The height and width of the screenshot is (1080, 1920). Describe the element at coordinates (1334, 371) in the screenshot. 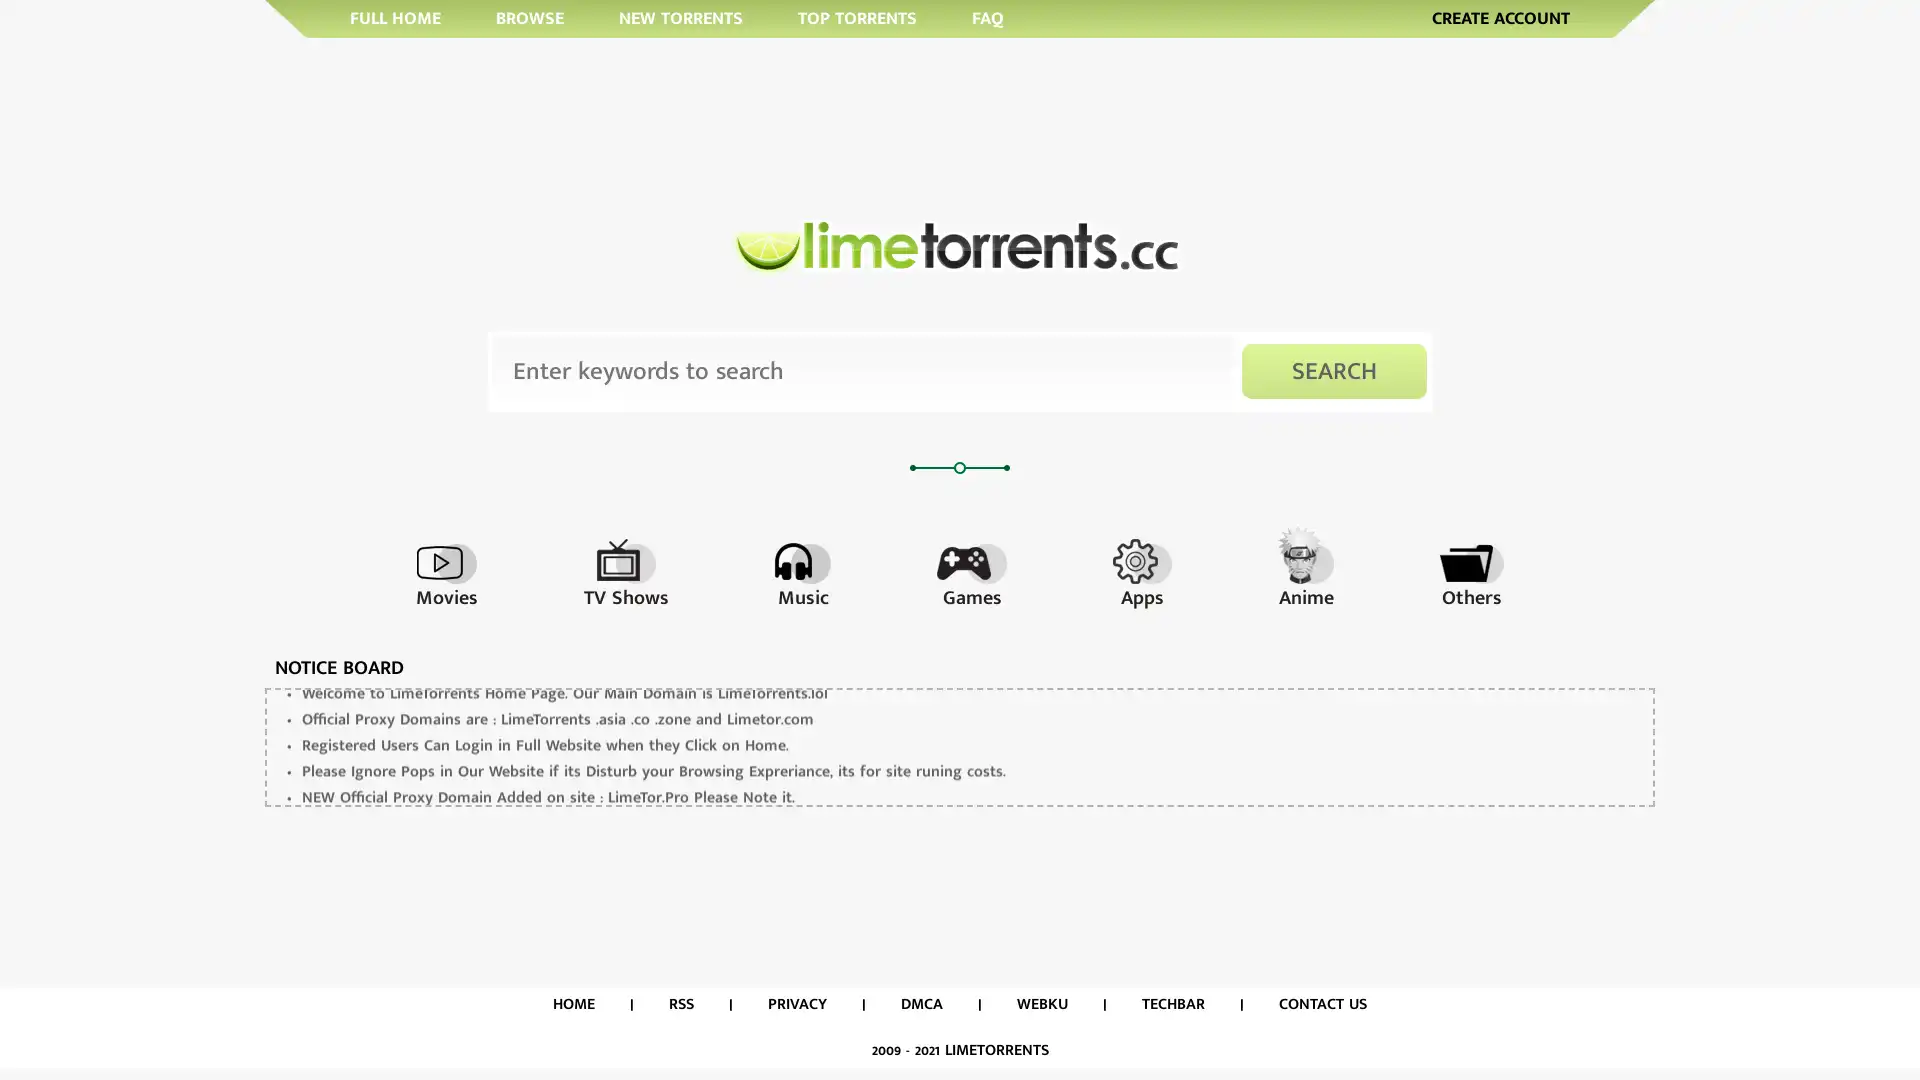

I see `Search` at that location.